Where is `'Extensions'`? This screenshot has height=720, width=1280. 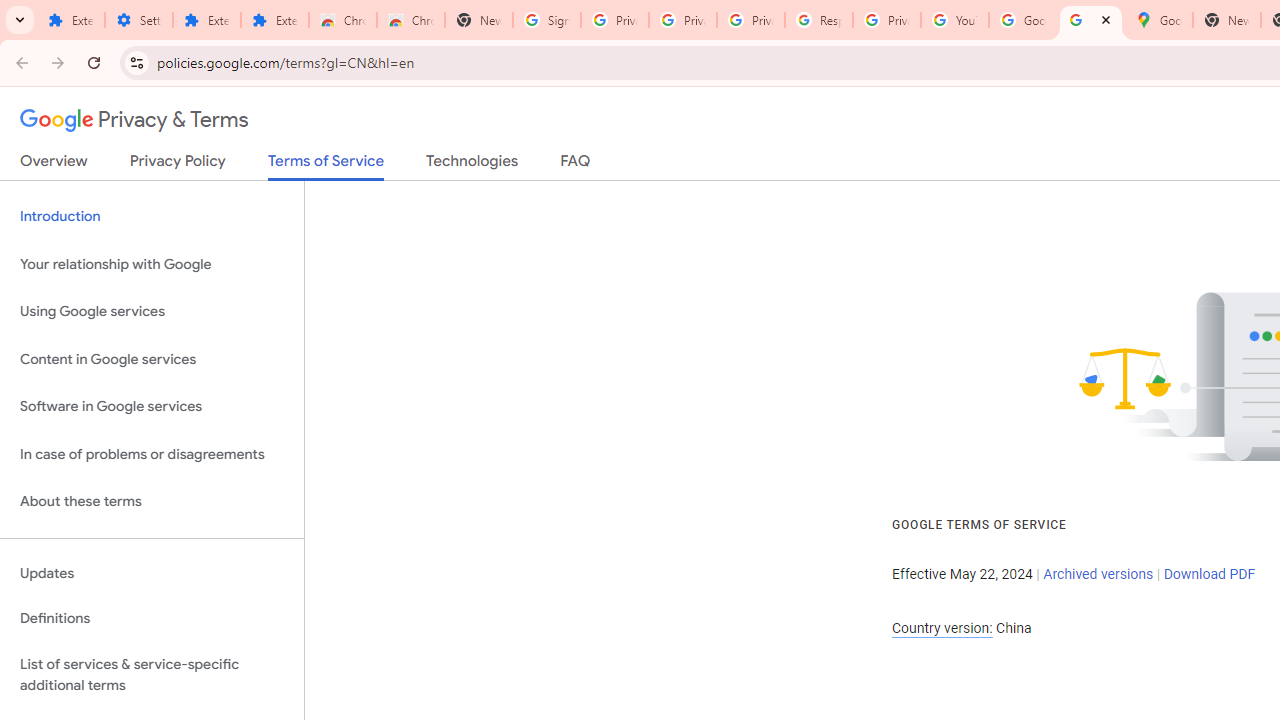
'Extensions' is located at coordinates (273, 20).